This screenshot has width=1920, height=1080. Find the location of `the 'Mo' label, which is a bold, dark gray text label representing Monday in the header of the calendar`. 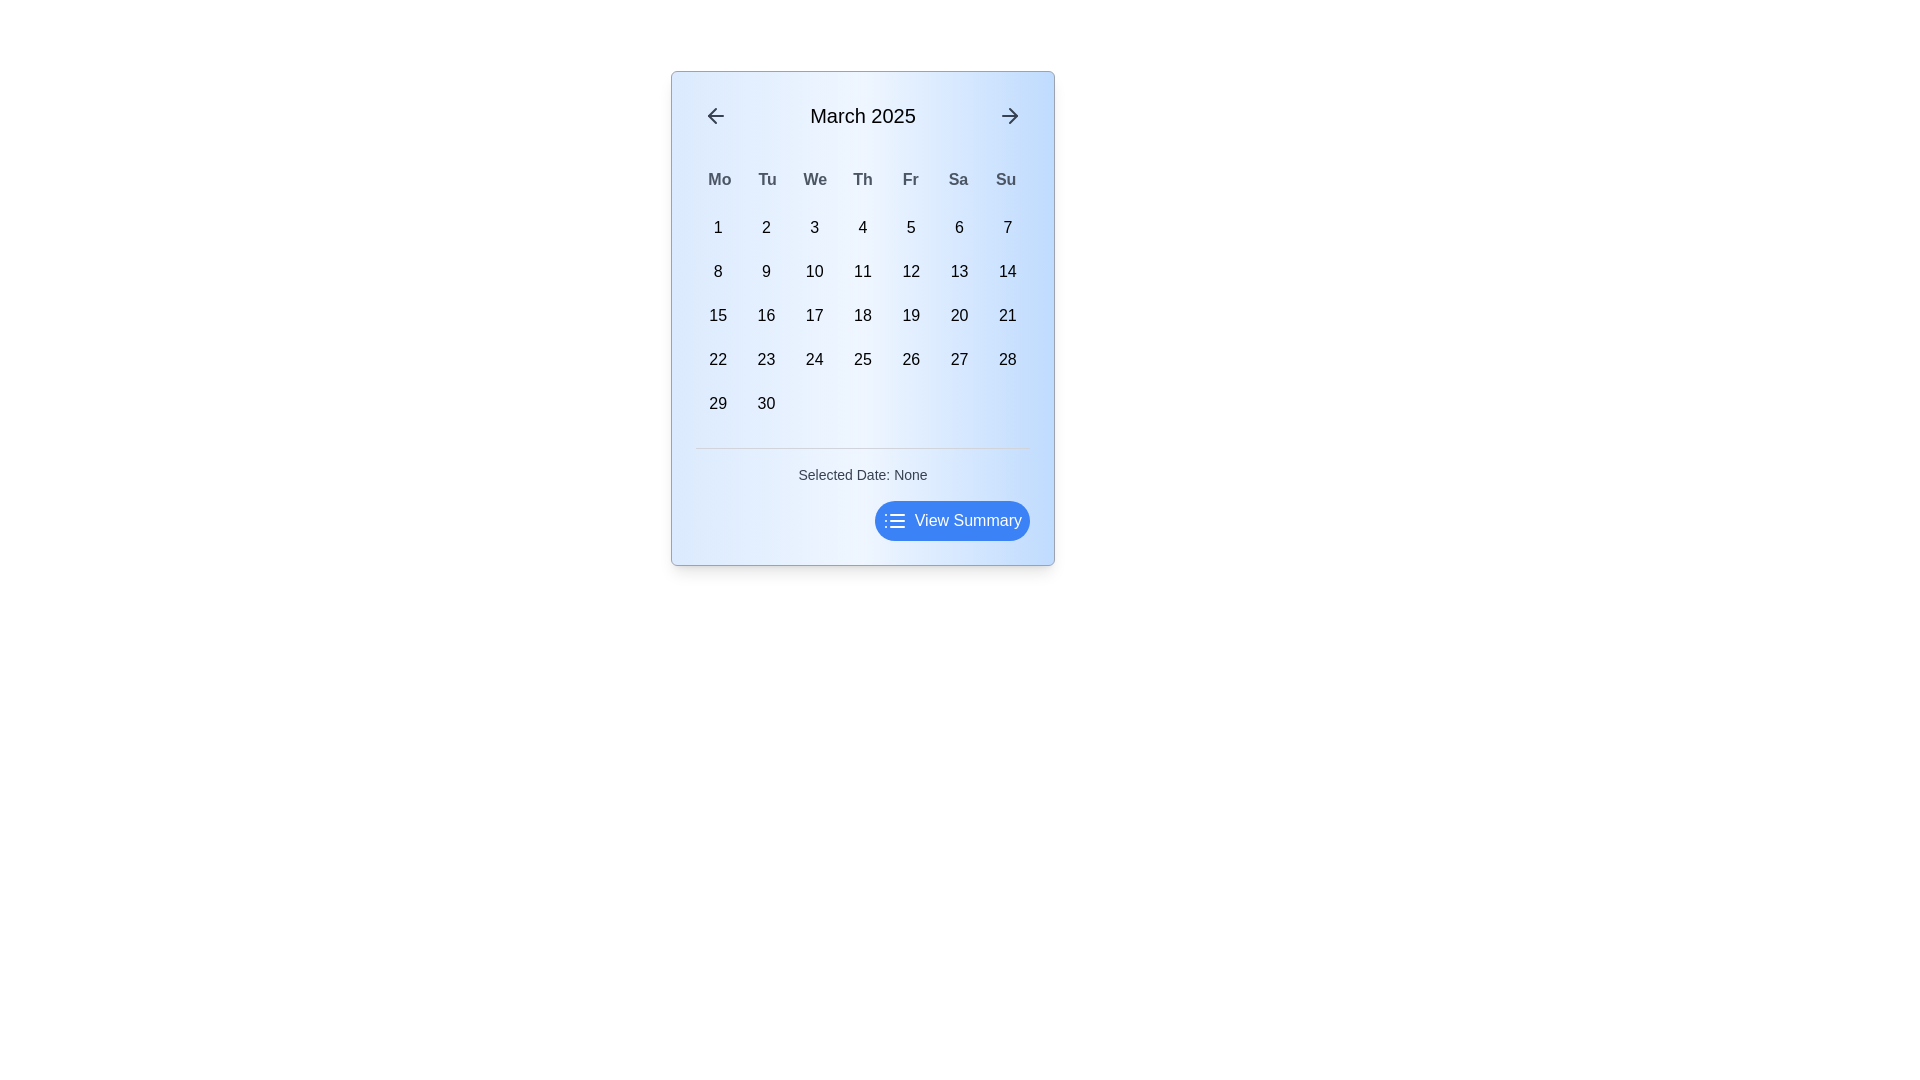

the 'Mo' label, which is a bold, dark gray text label representing Monday in the header of the calendar is located at coordinates (719, 180).